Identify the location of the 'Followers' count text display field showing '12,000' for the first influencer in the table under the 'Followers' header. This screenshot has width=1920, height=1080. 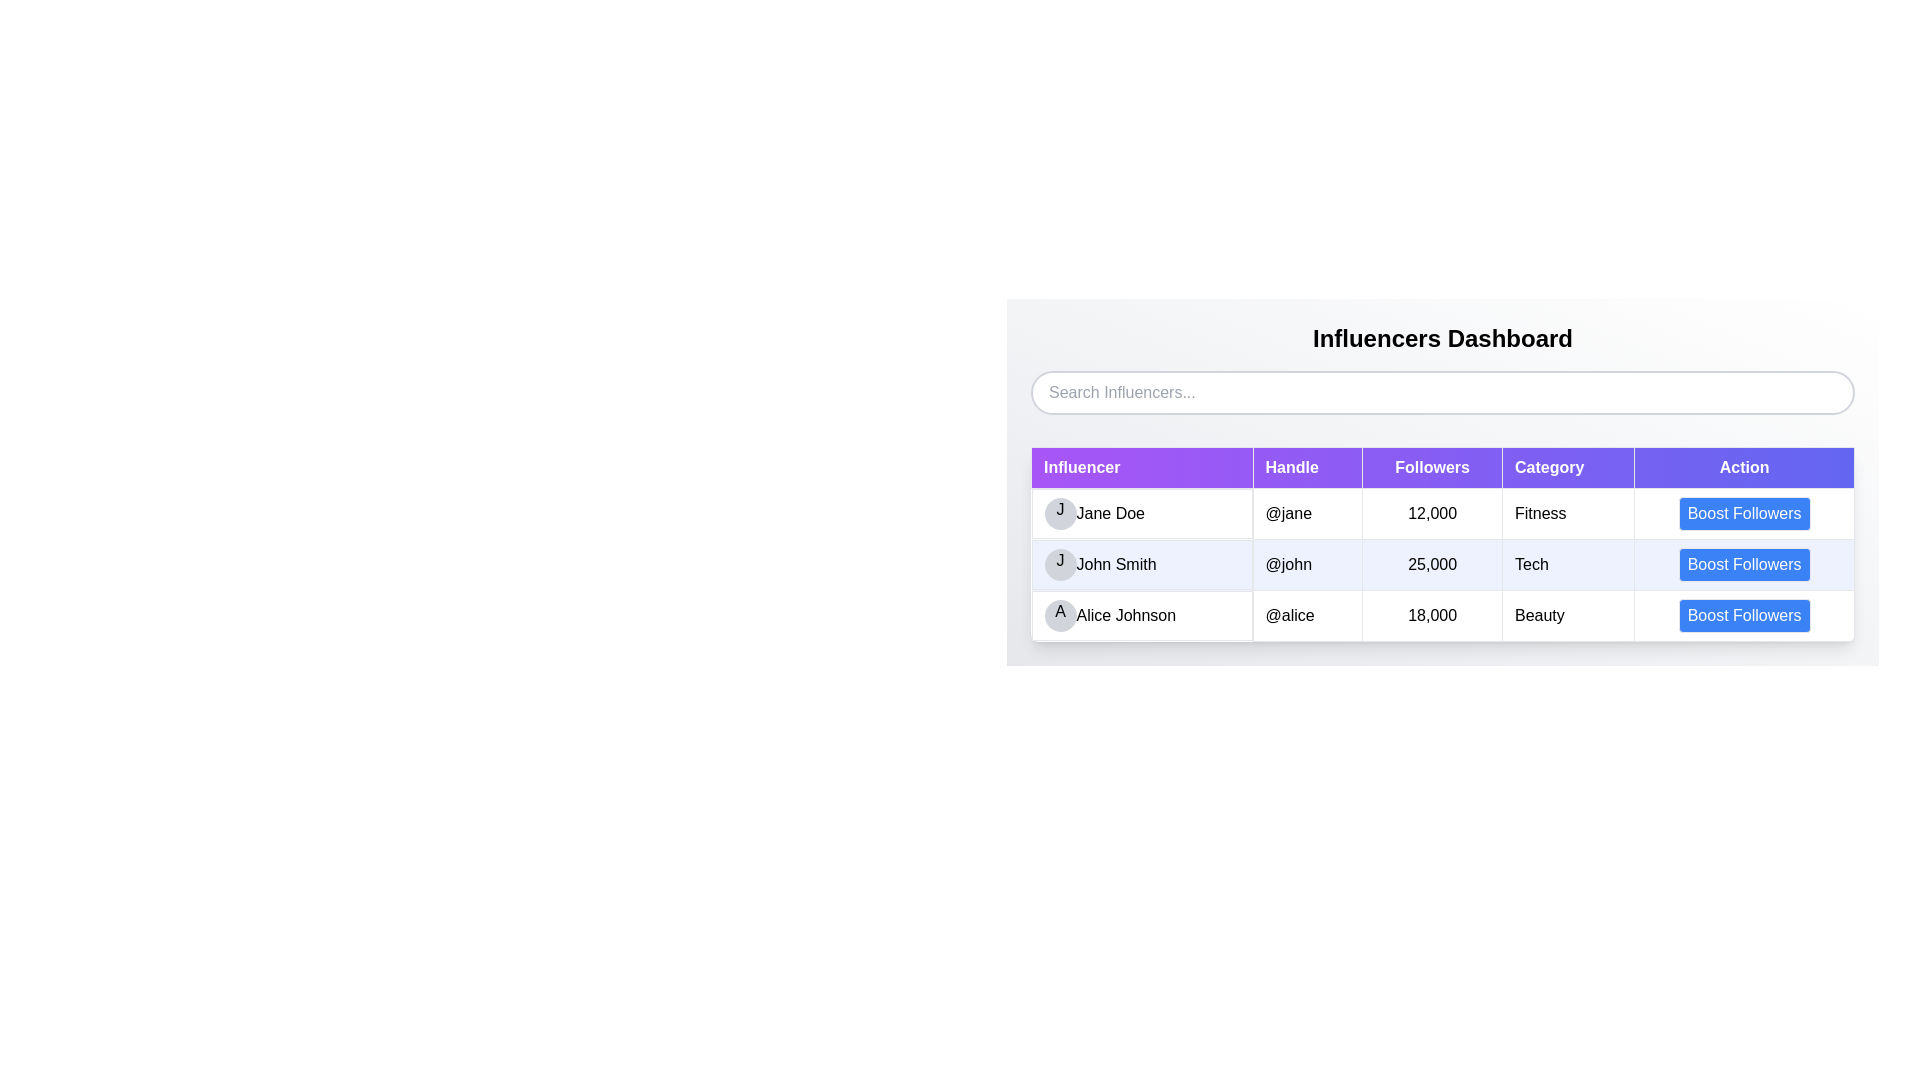
(1443, 505).